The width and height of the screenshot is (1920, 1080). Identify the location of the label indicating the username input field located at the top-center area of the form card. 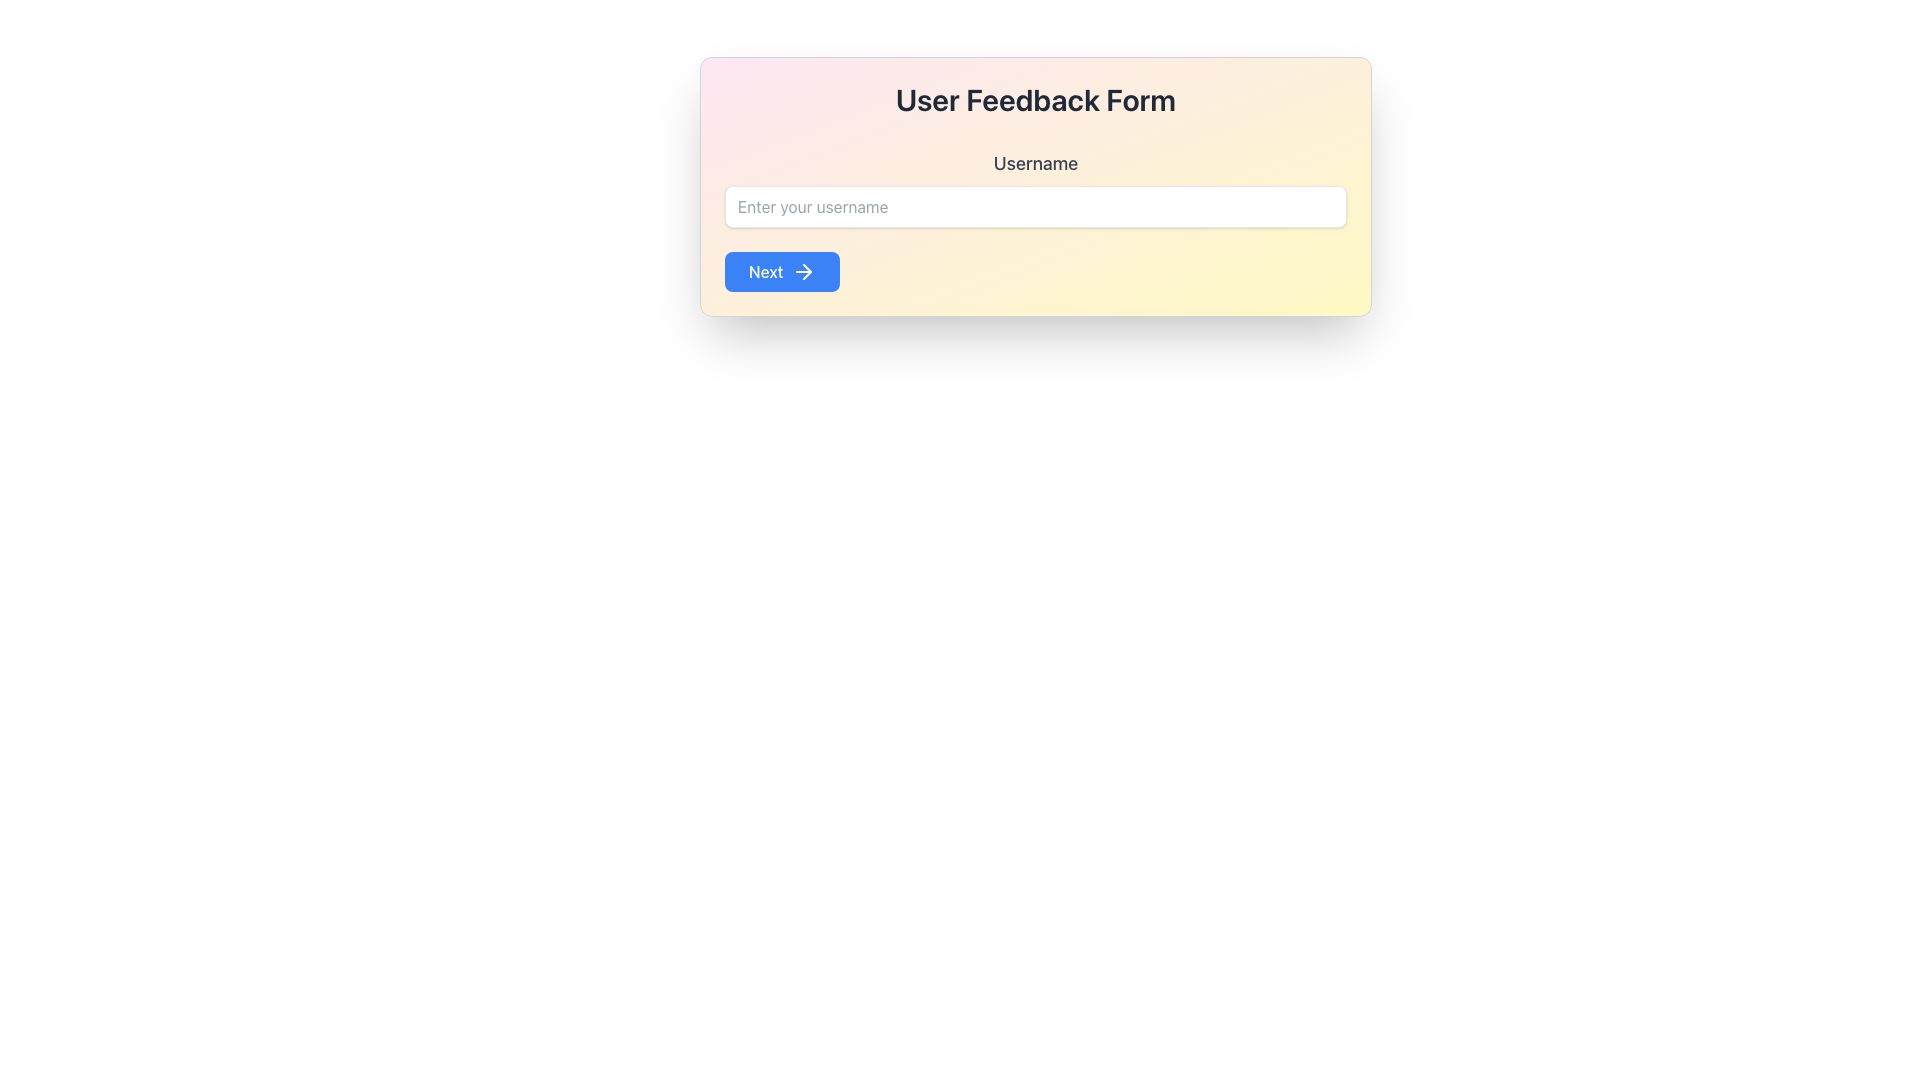
(1036, 163).